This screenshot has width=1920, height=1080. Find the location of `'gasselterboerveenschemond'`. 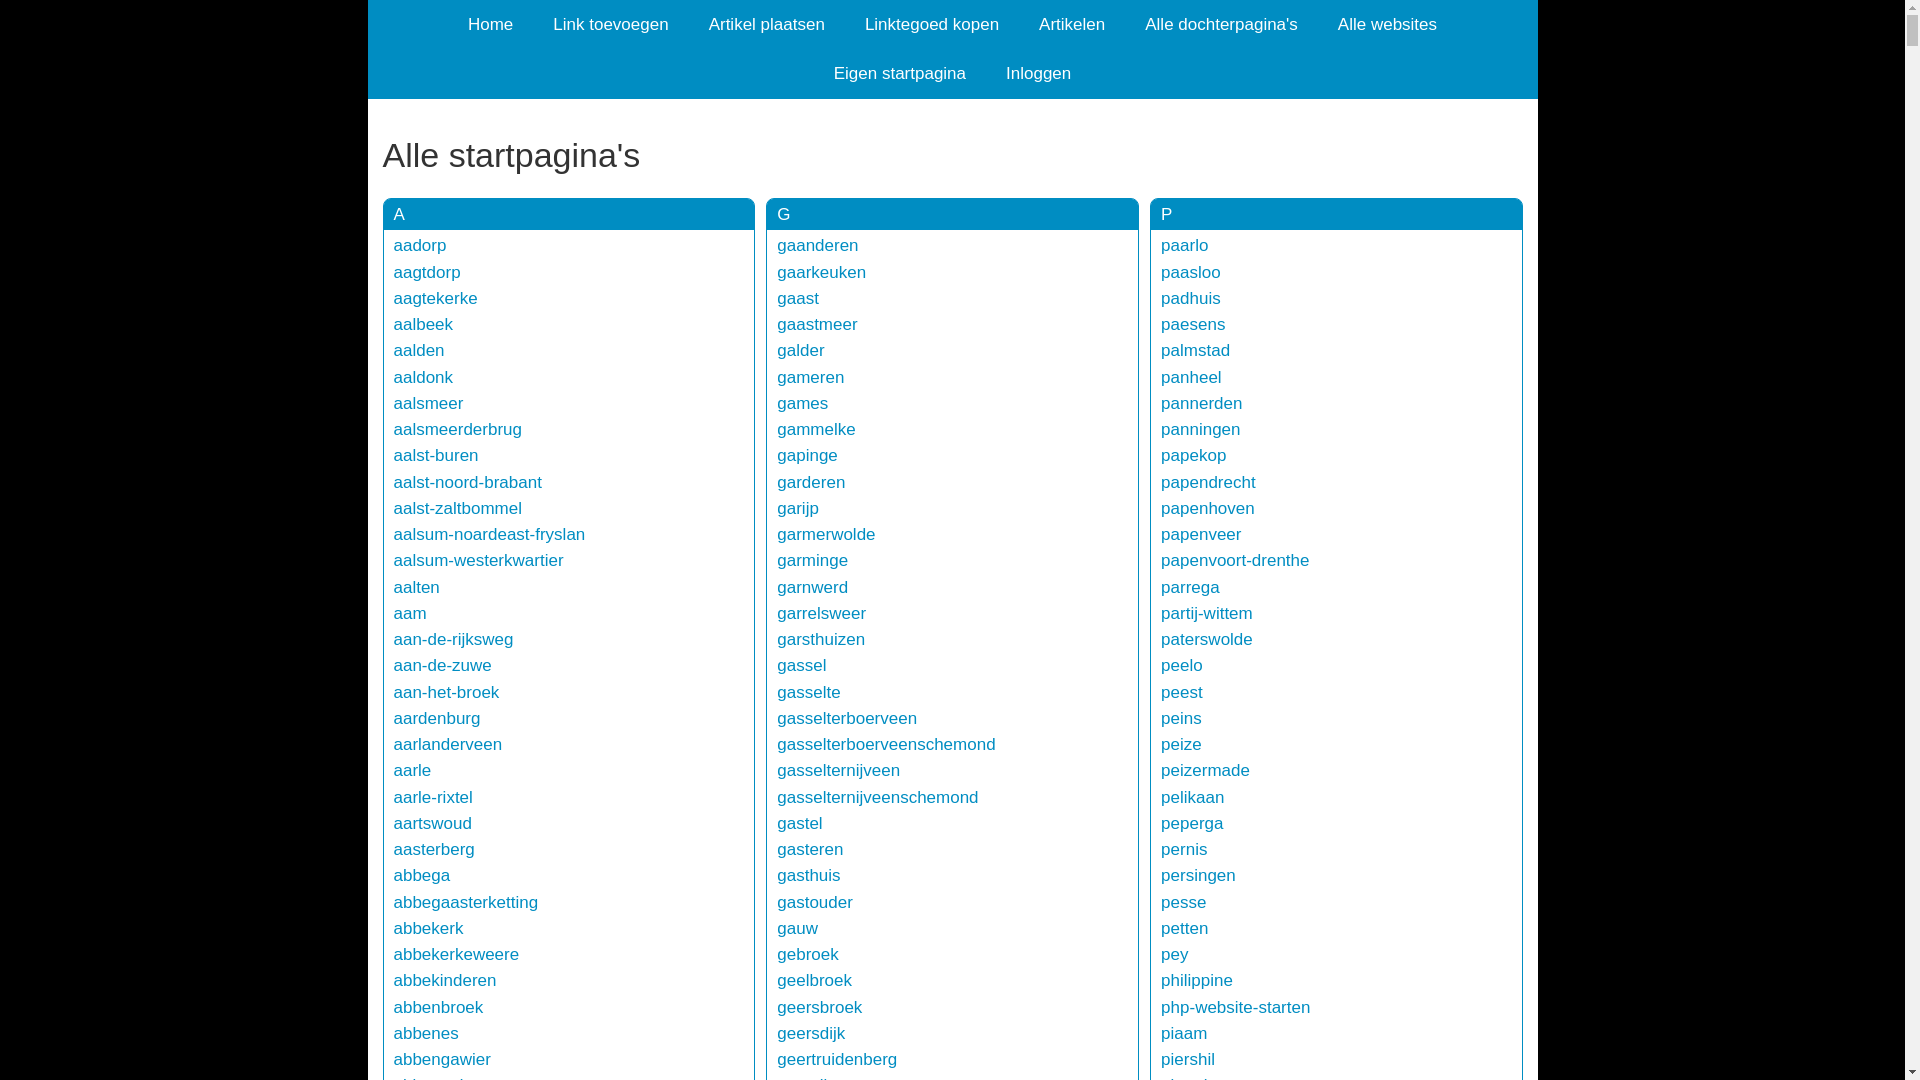

'gasselterboerveenschemond' is located at coordinates (885, 744).